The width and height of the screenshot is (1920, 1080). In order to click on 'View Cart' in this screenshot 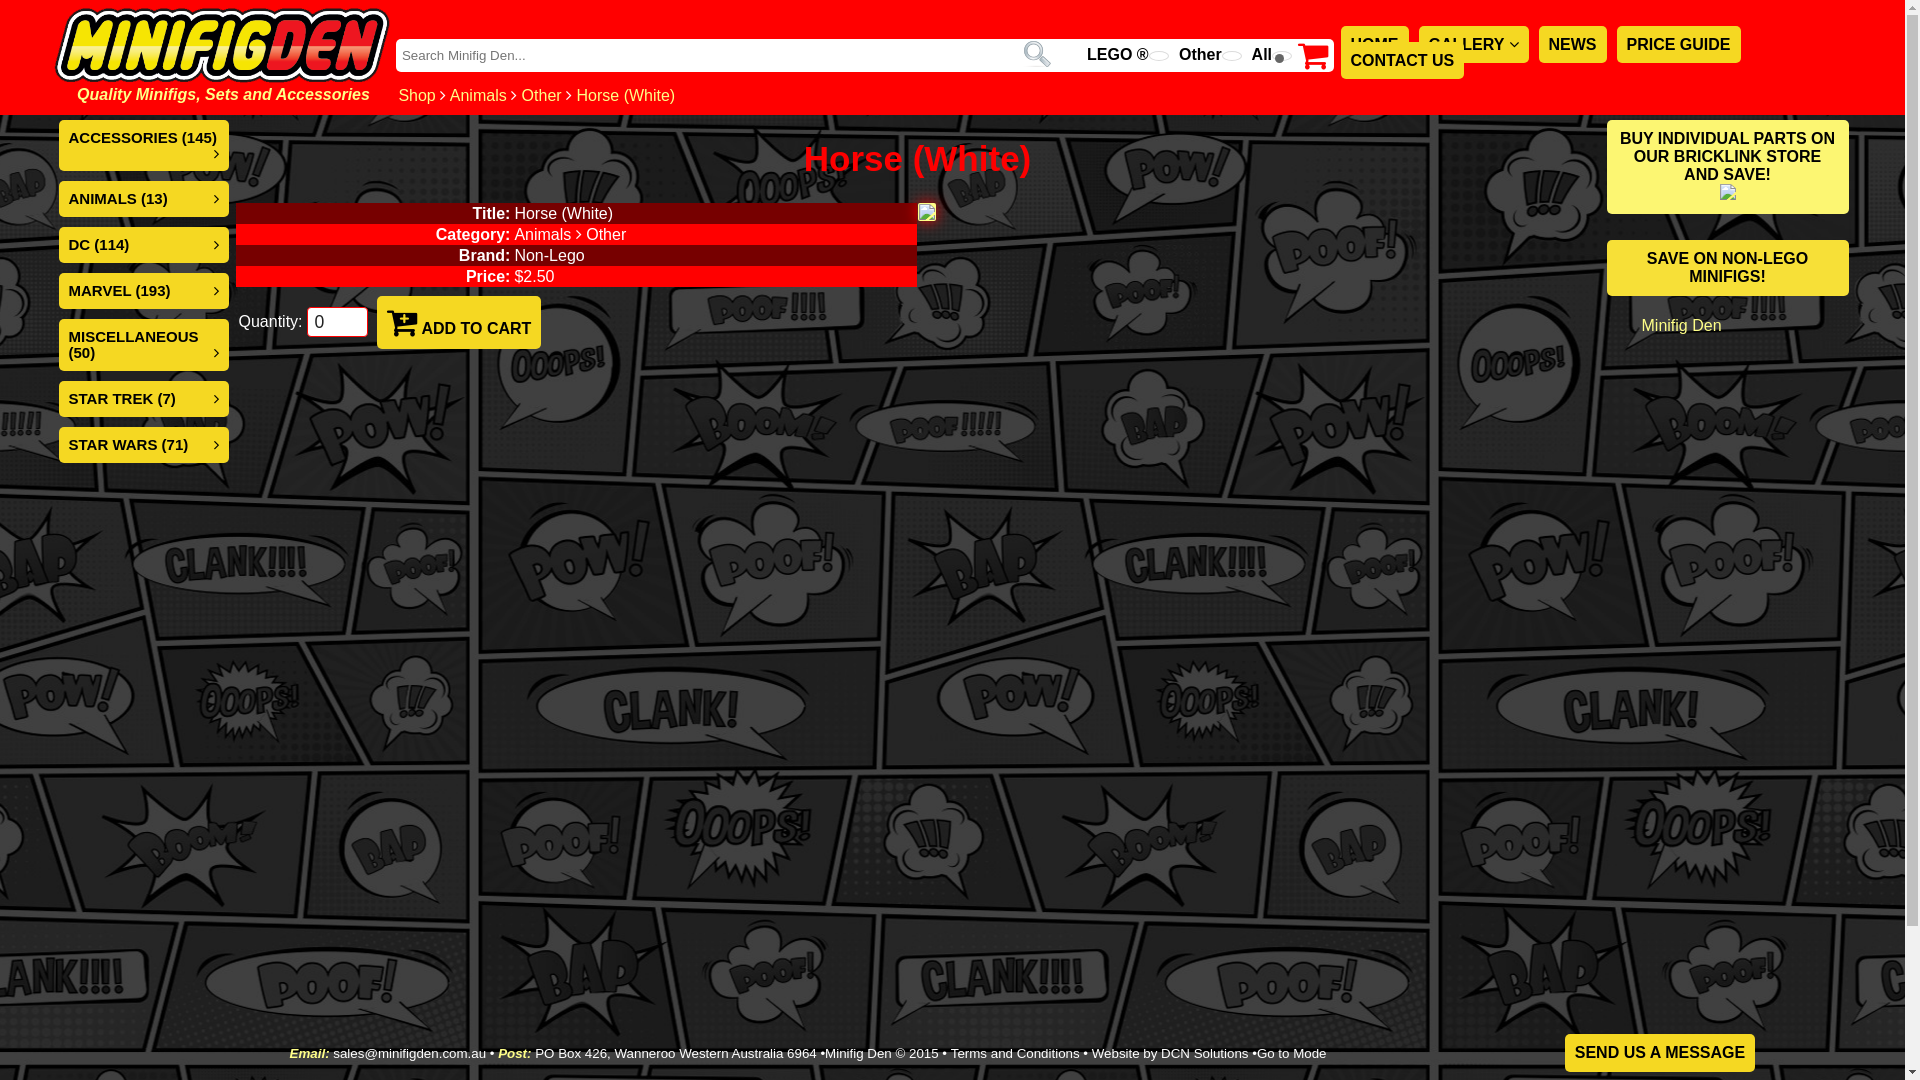, I will do `click(1313, 54)`.